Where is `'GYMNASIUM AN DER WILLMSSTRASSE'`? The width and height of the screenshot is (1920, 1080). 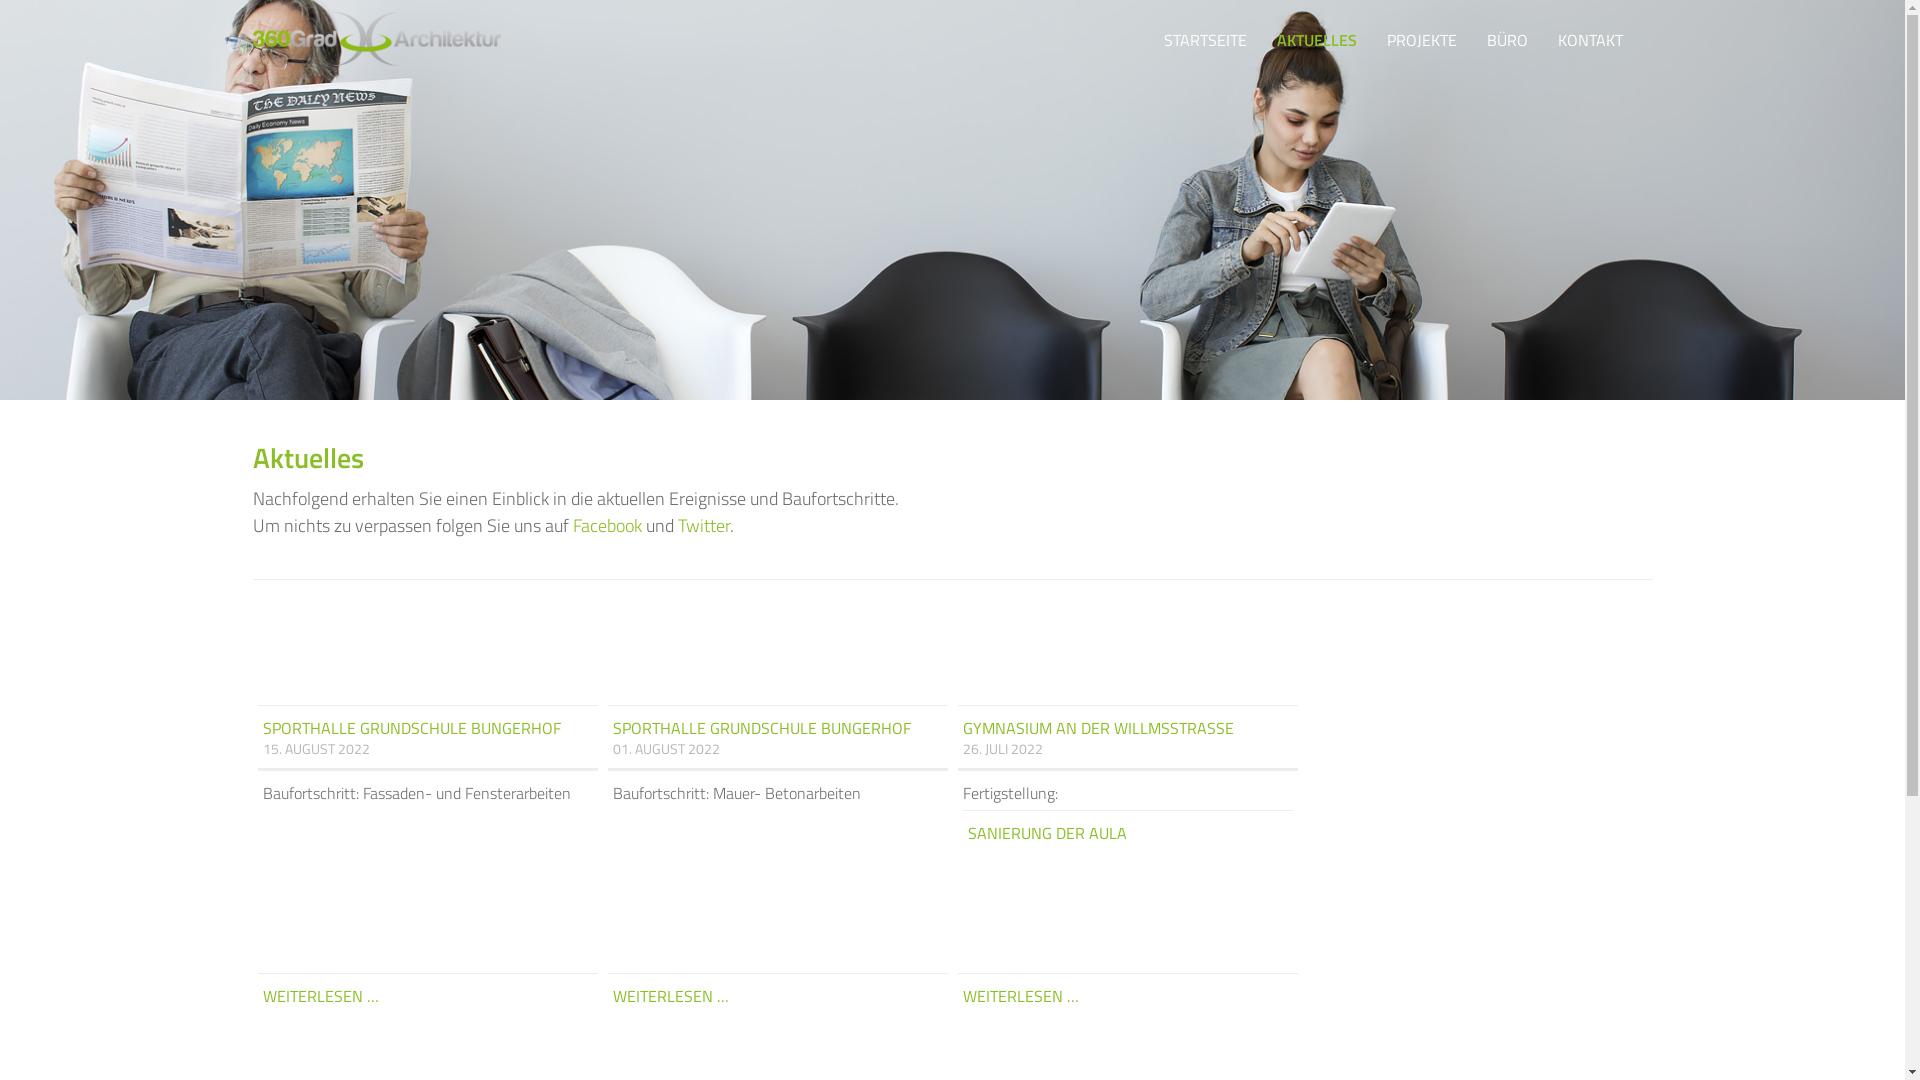 'GYMNASIUM AN DER WILLMSSTRASSE' is located at coordinates (1128, 722).